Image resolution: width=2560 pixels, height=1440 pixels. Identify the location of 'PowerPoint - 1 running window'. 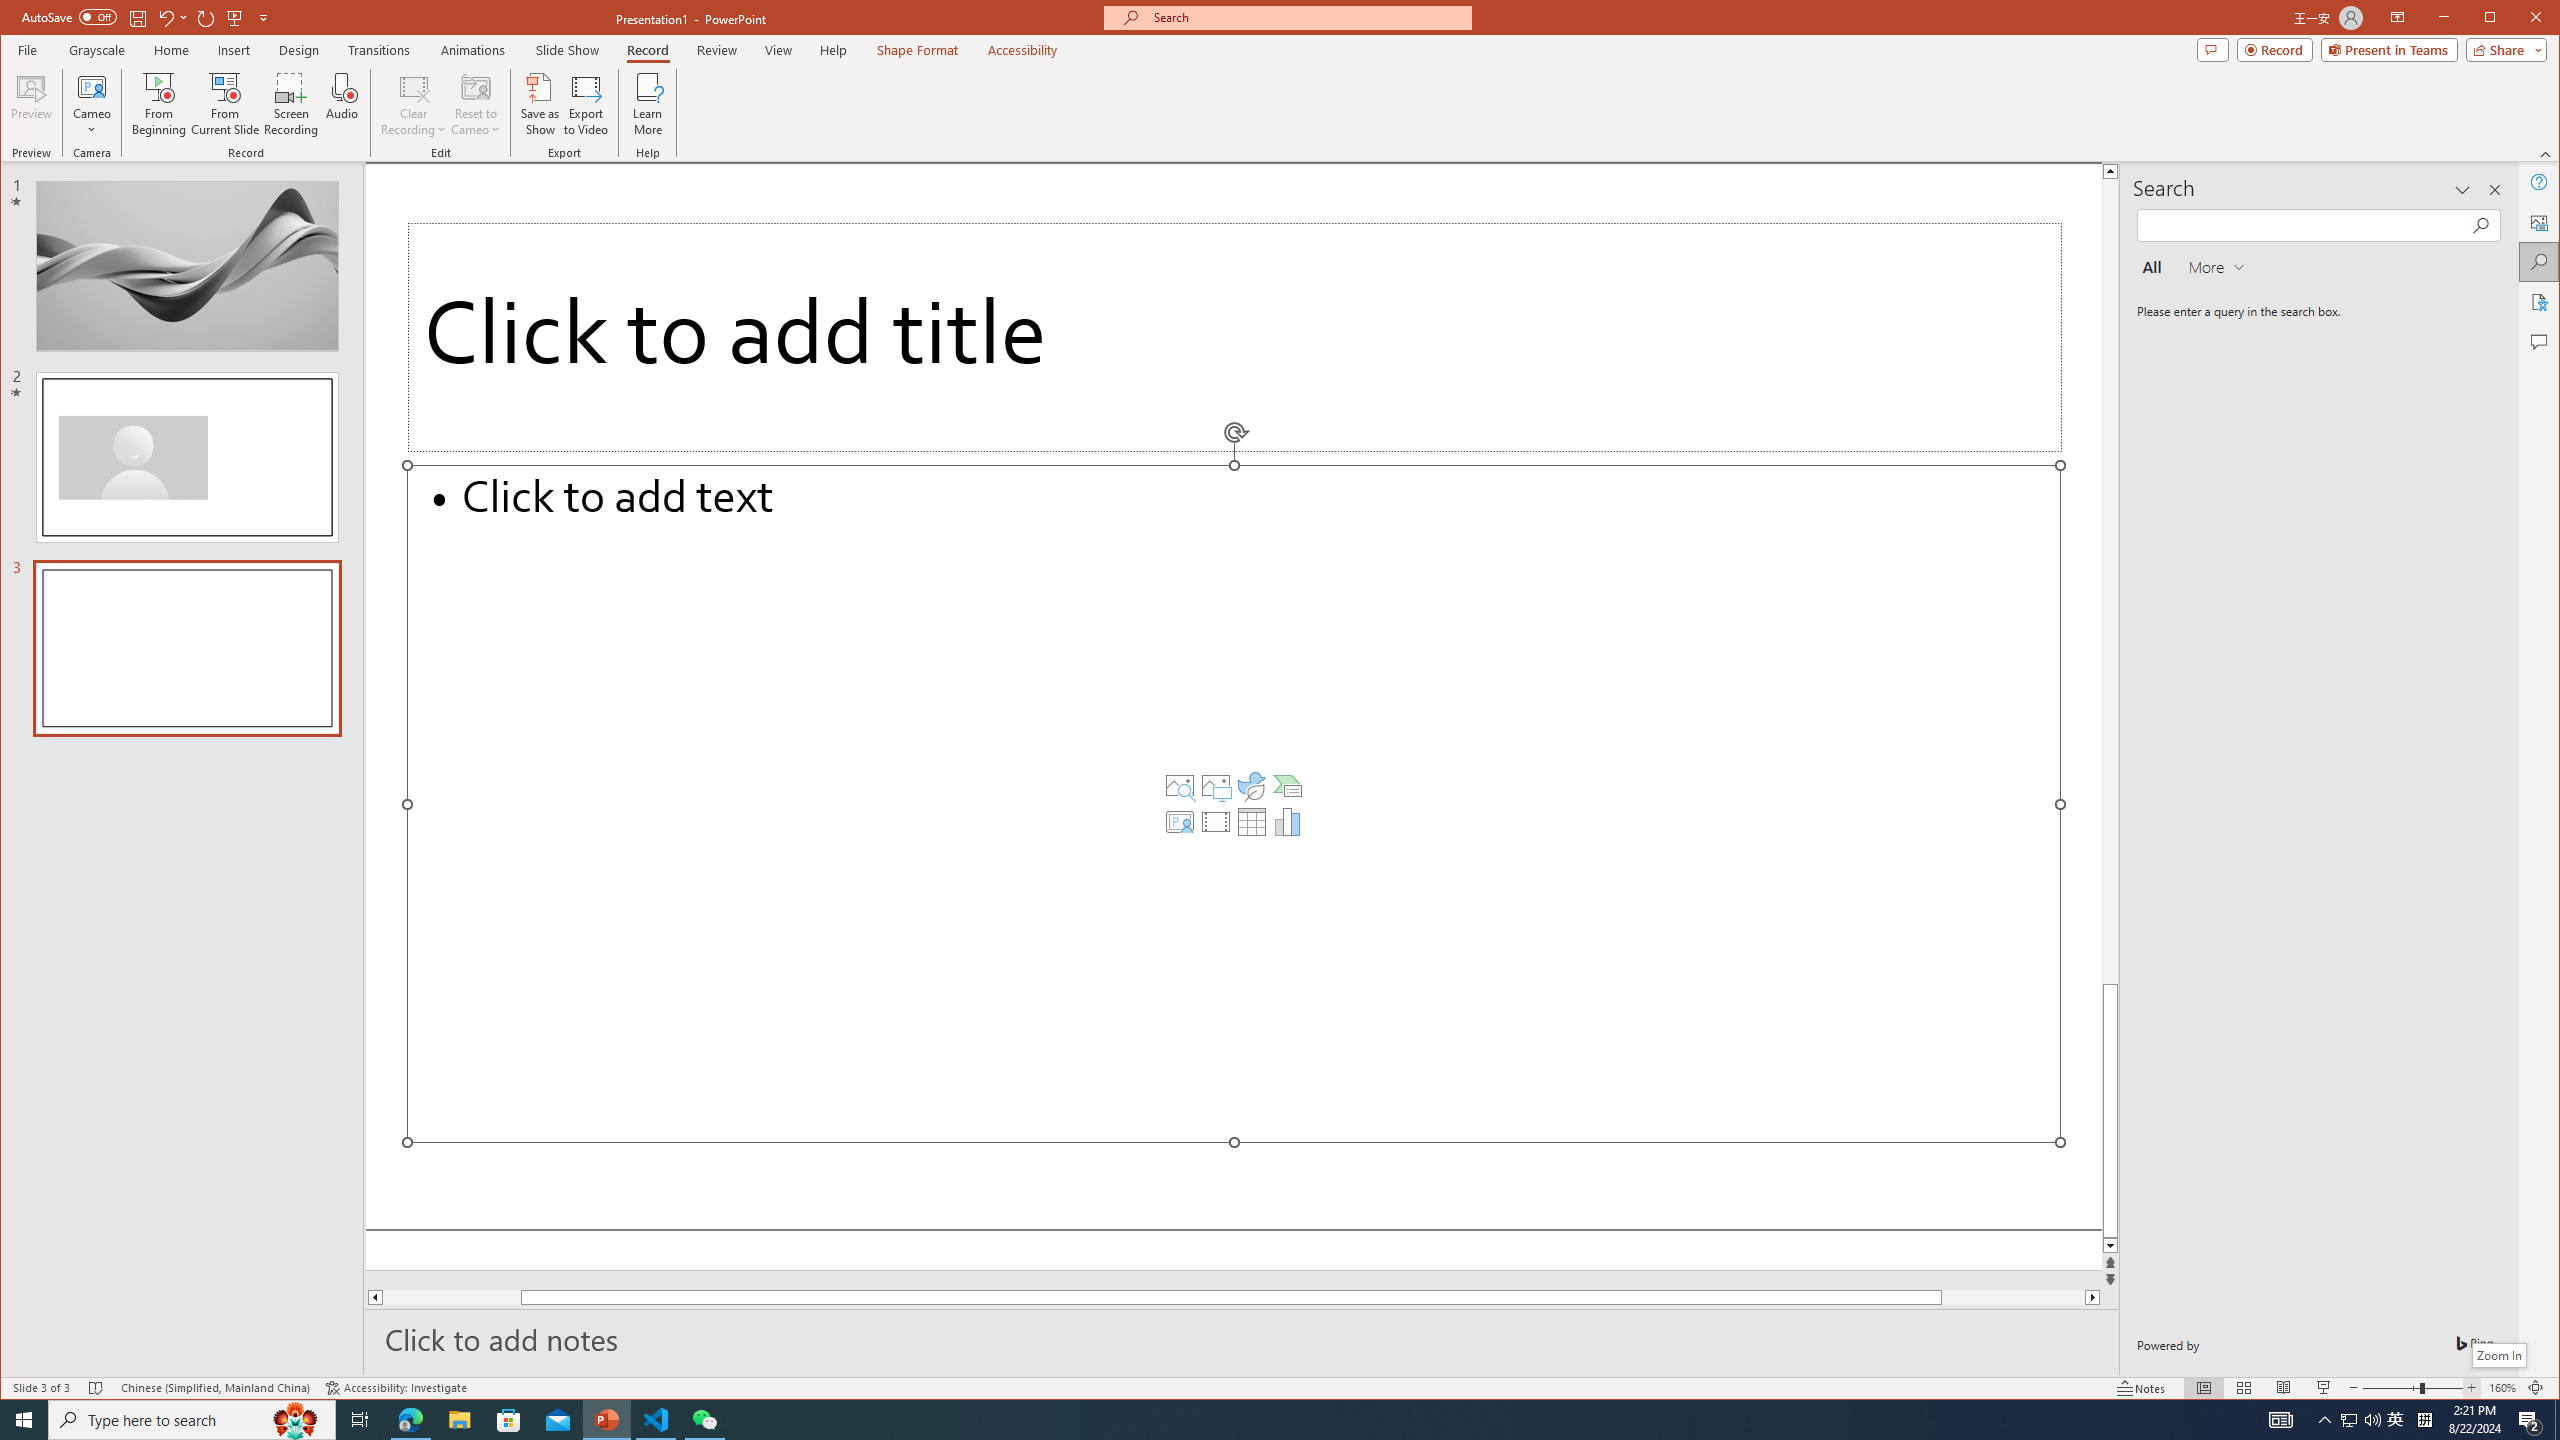
(607, 1418).